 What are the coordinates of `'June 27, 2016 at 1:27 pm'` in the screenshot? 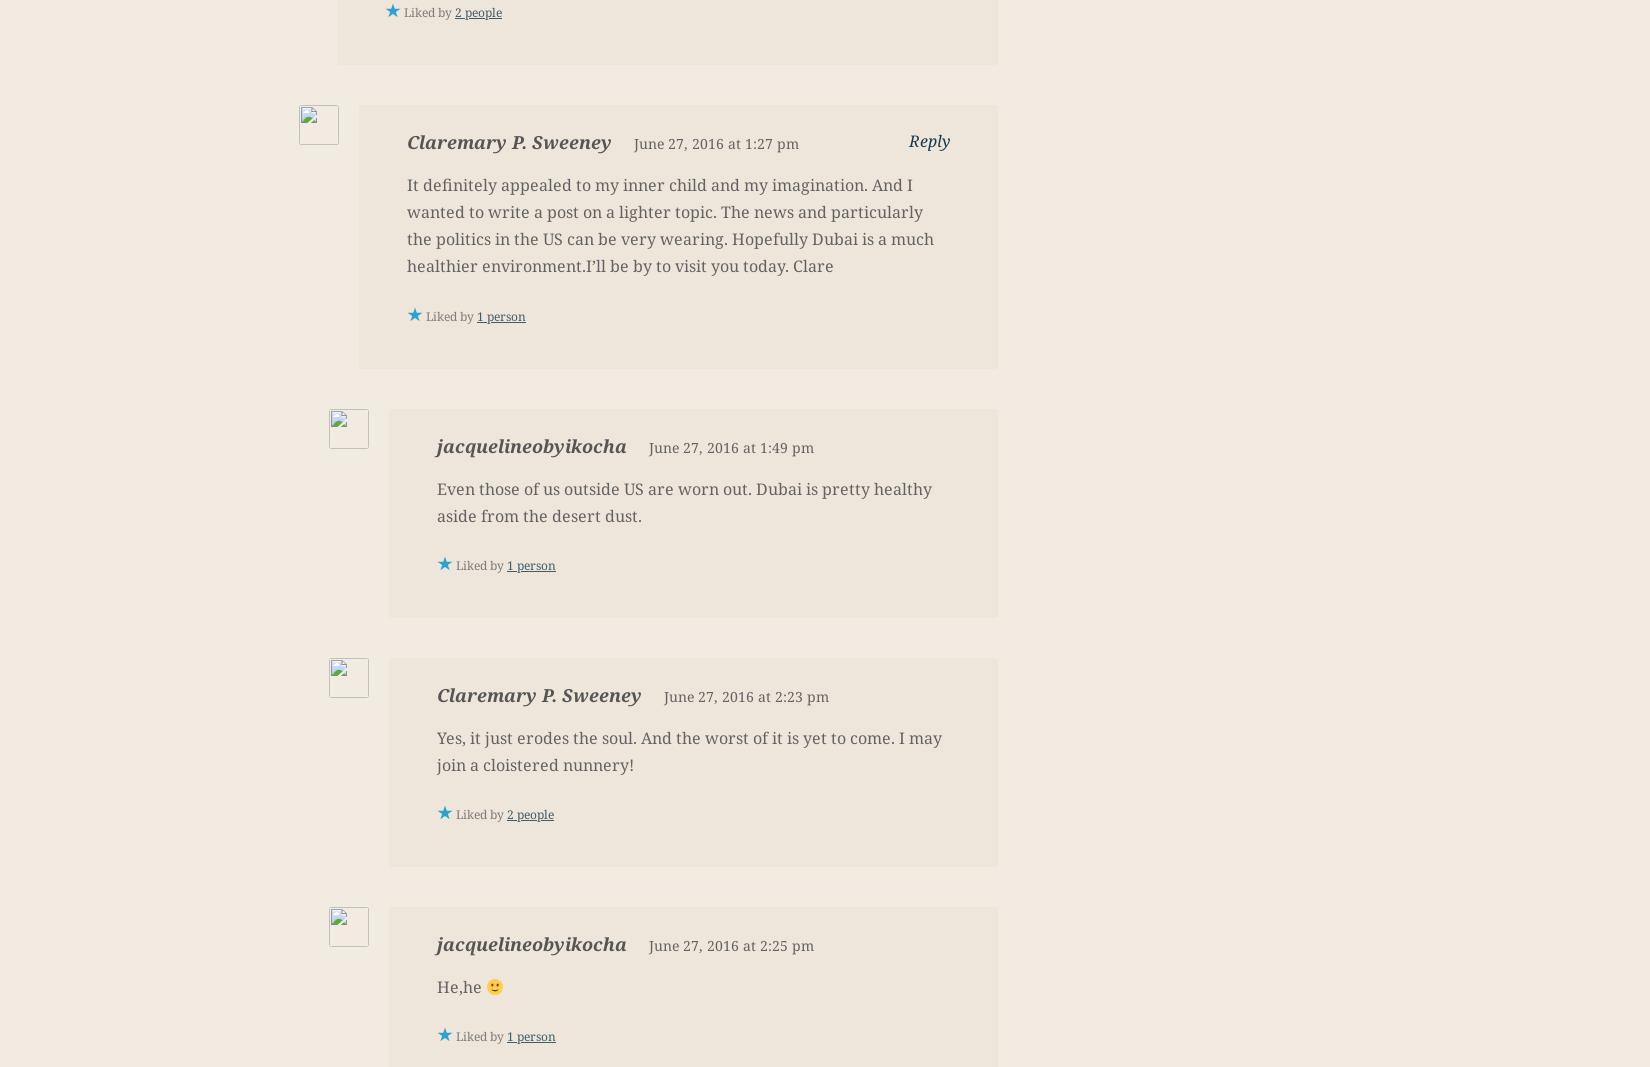 It's located at (715, 141).